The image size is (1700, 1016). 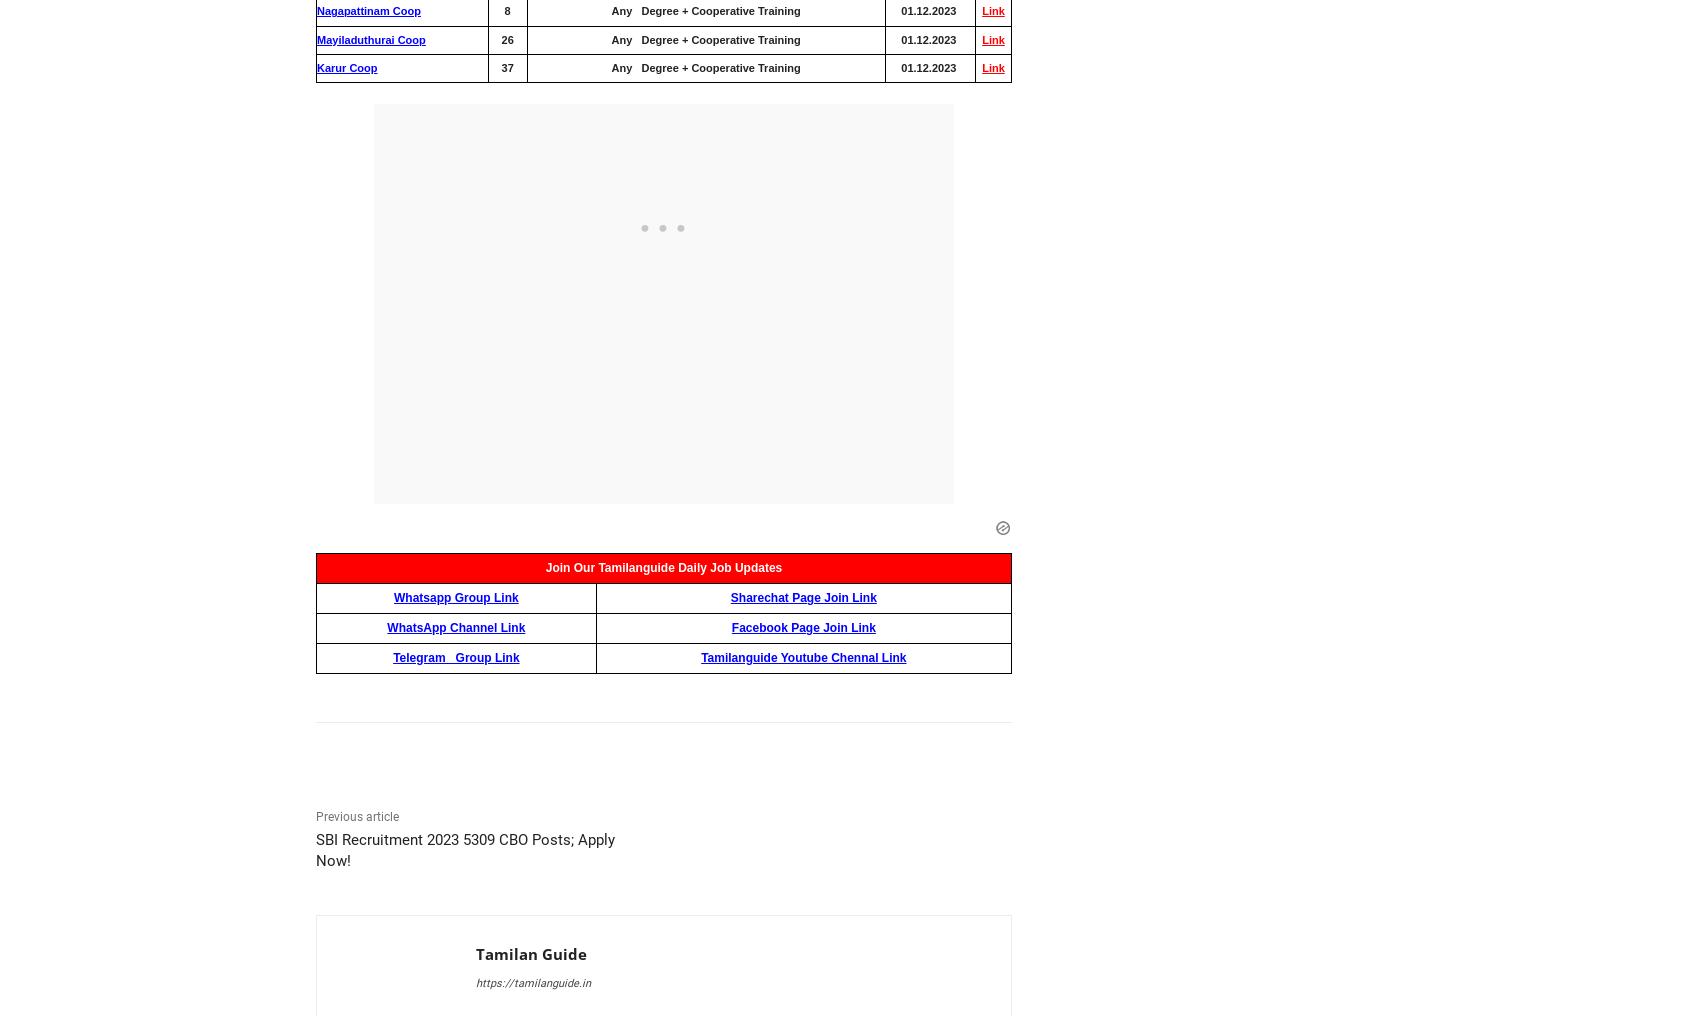 I want to click on 'Mayiladuthurai Coop', so click(x=369, y=38).